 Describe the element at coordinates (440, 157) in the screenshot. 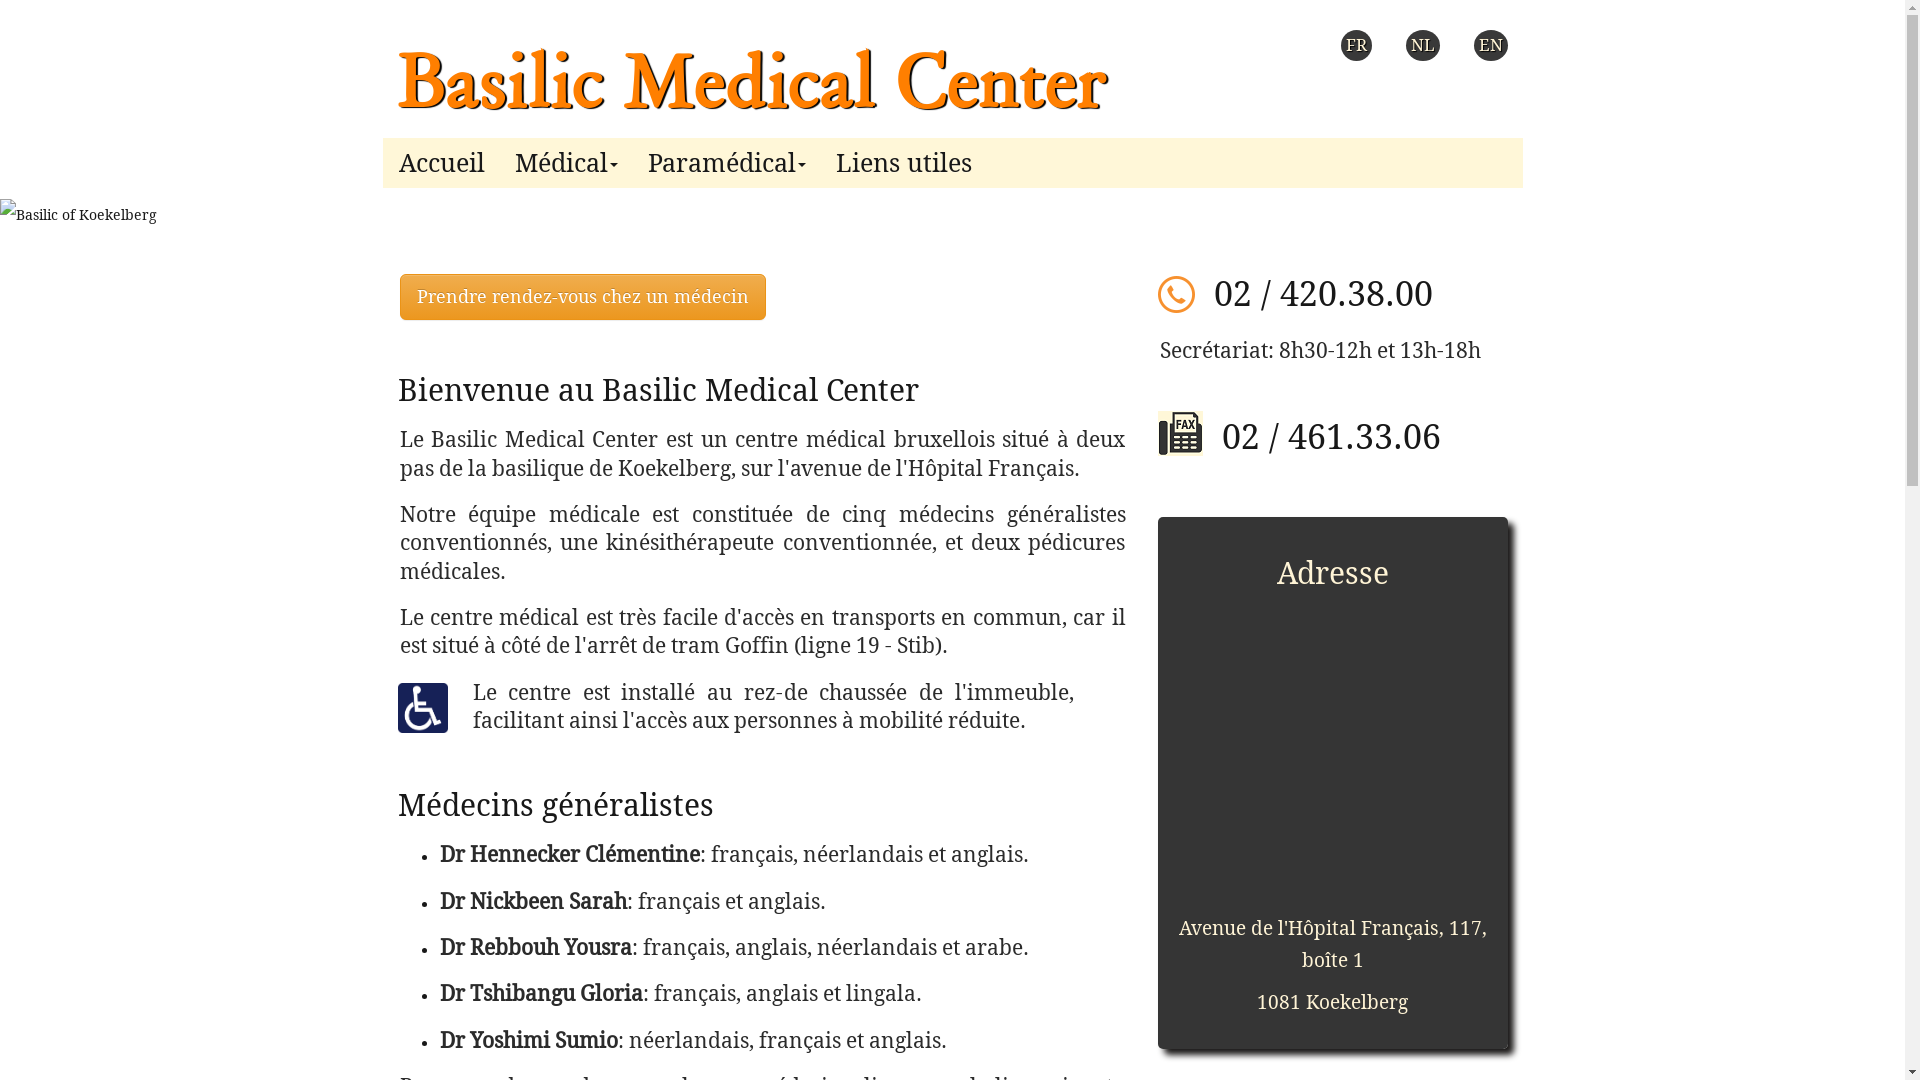

I see `'Accueil'` at that location.